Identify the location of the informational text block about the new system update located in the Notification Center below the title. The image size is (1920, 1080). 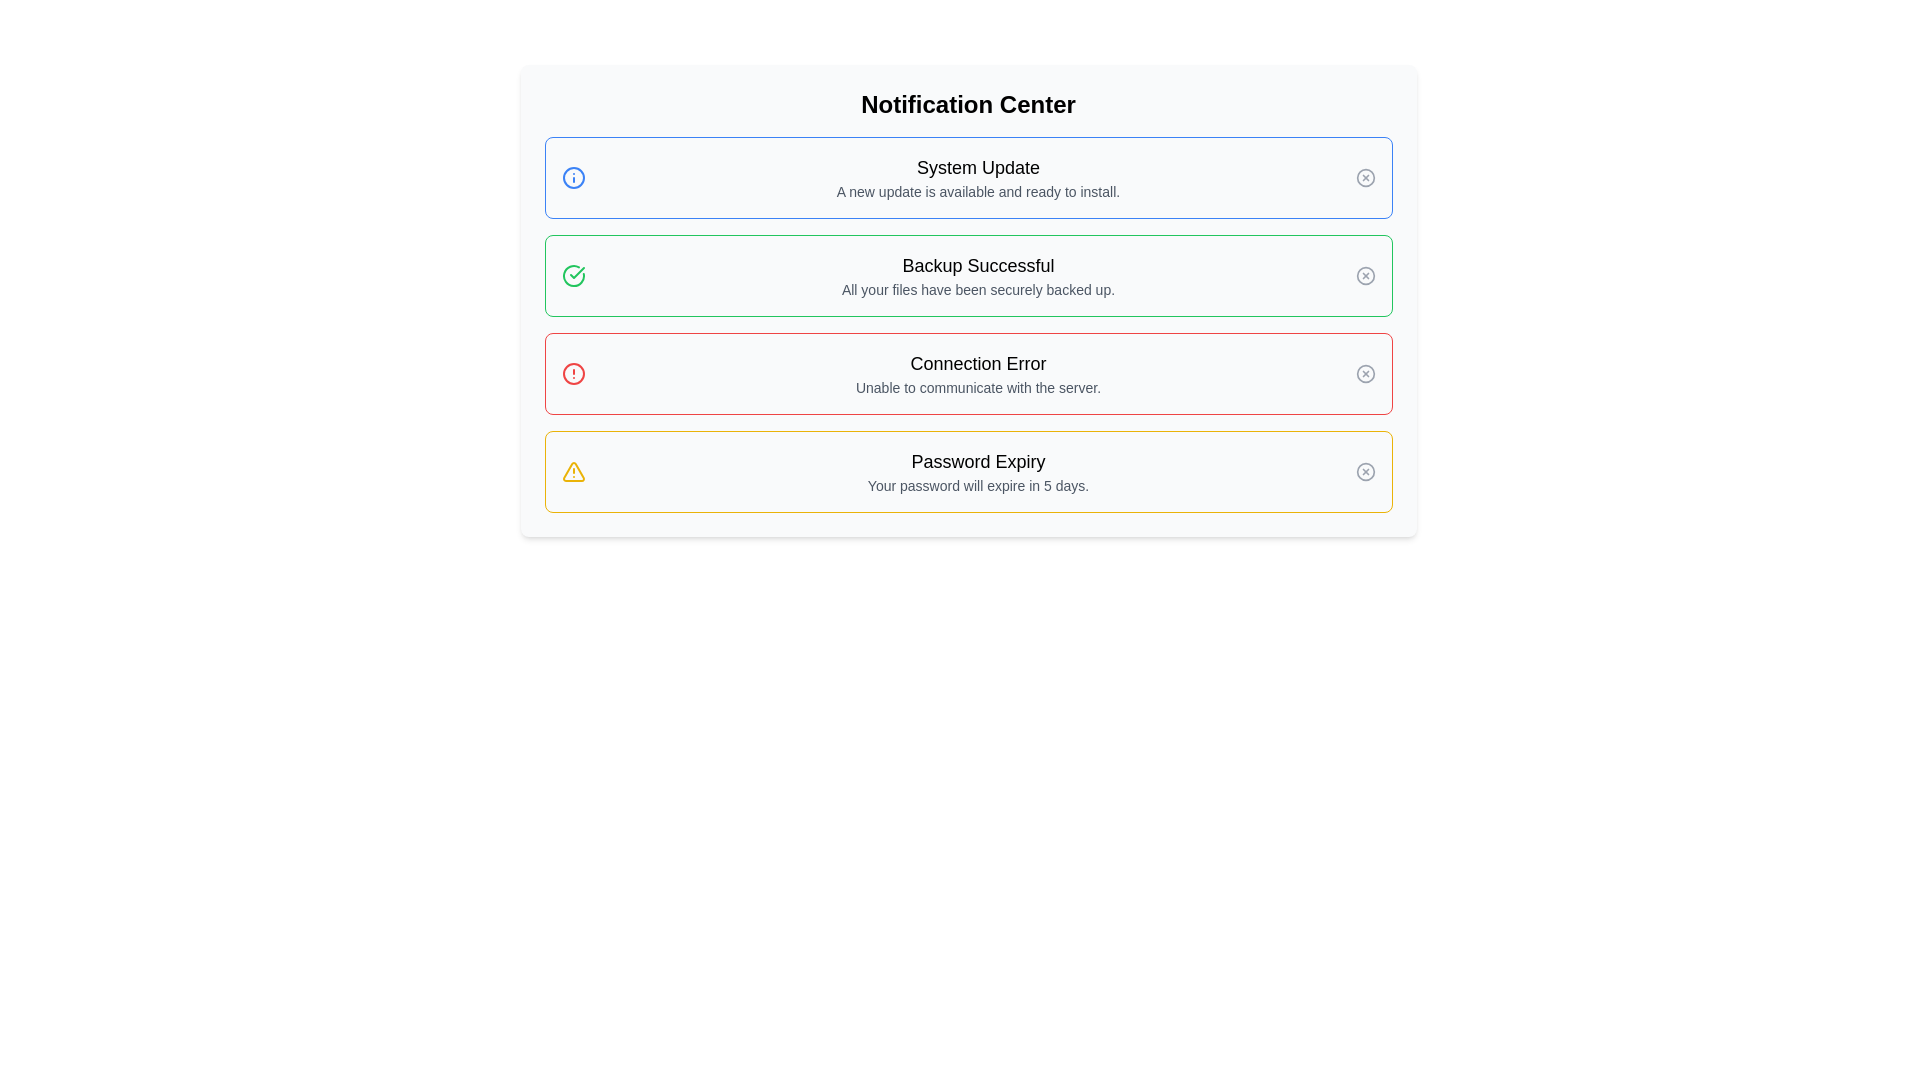
(978, 176).